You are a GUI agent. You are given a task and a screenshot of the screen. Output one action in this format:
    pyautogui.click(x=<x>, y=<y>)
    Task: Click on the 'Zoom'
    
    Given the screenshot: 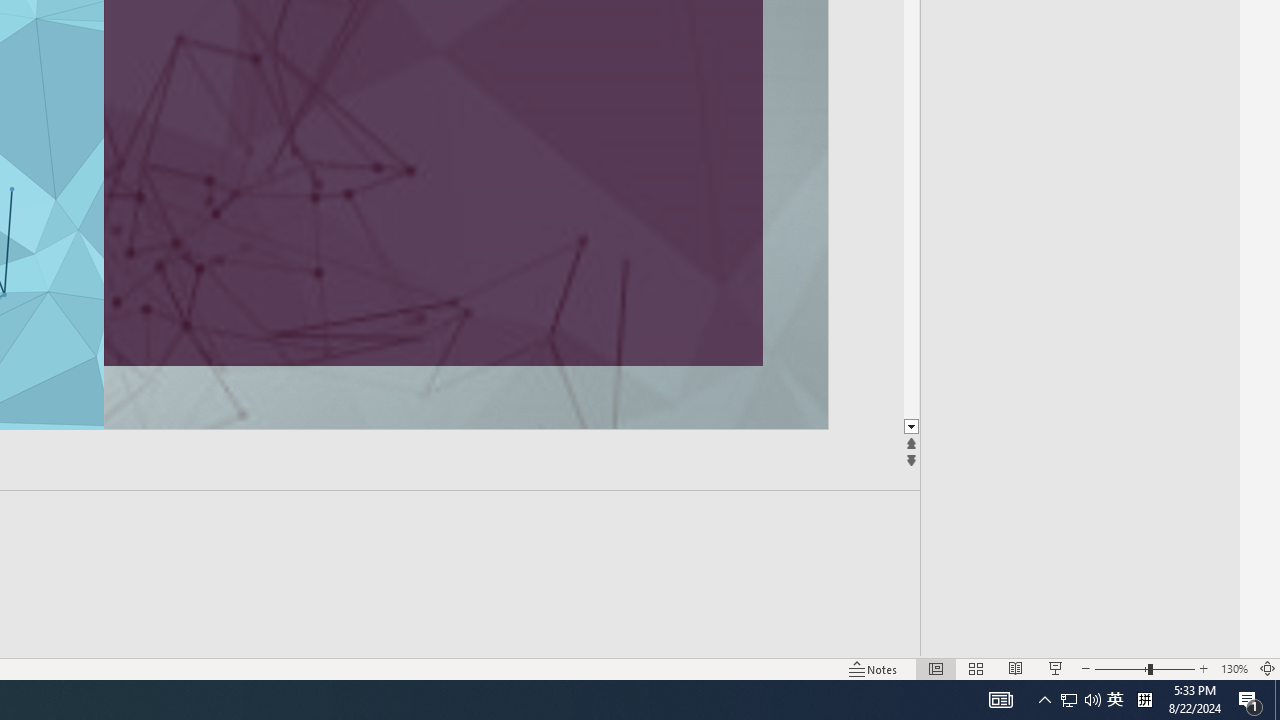 What is the action you would take?
    pyautogui.click(x=1144, y=669)
    